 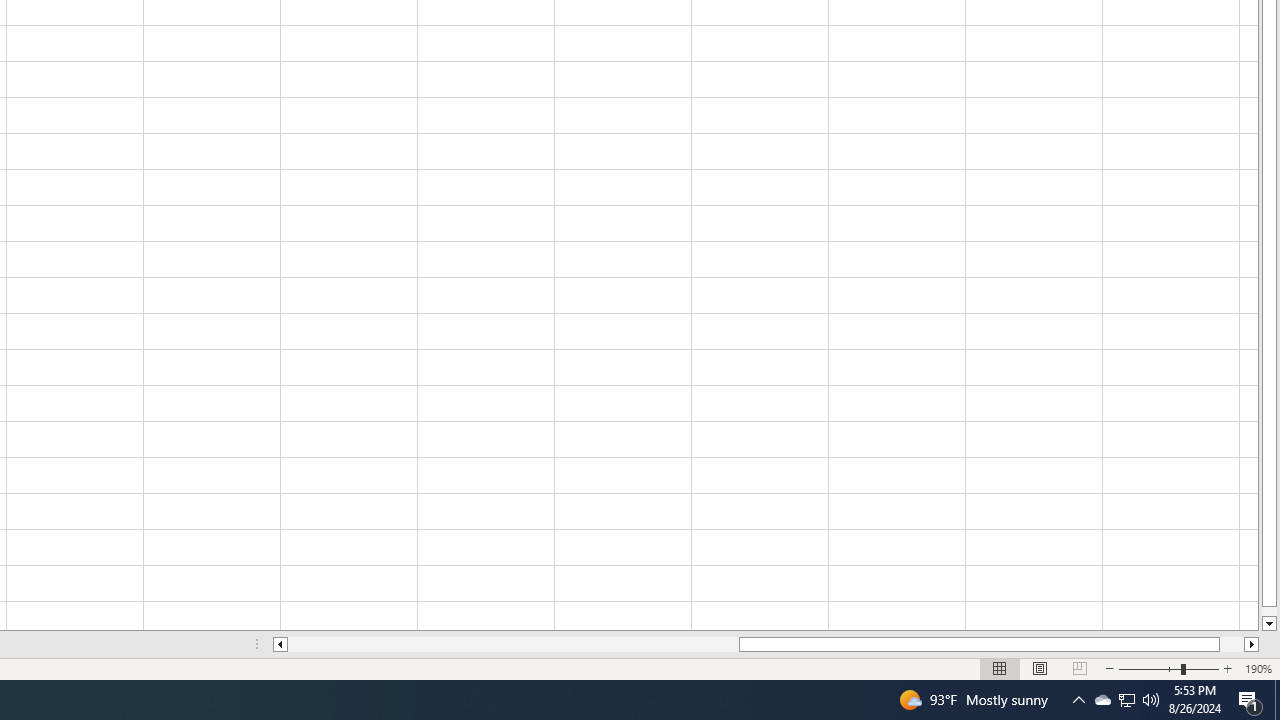 What do you see at coordinates (1268, 610) in the screenshot?
I see `'Page down'` at bounding box center [1268, 610].